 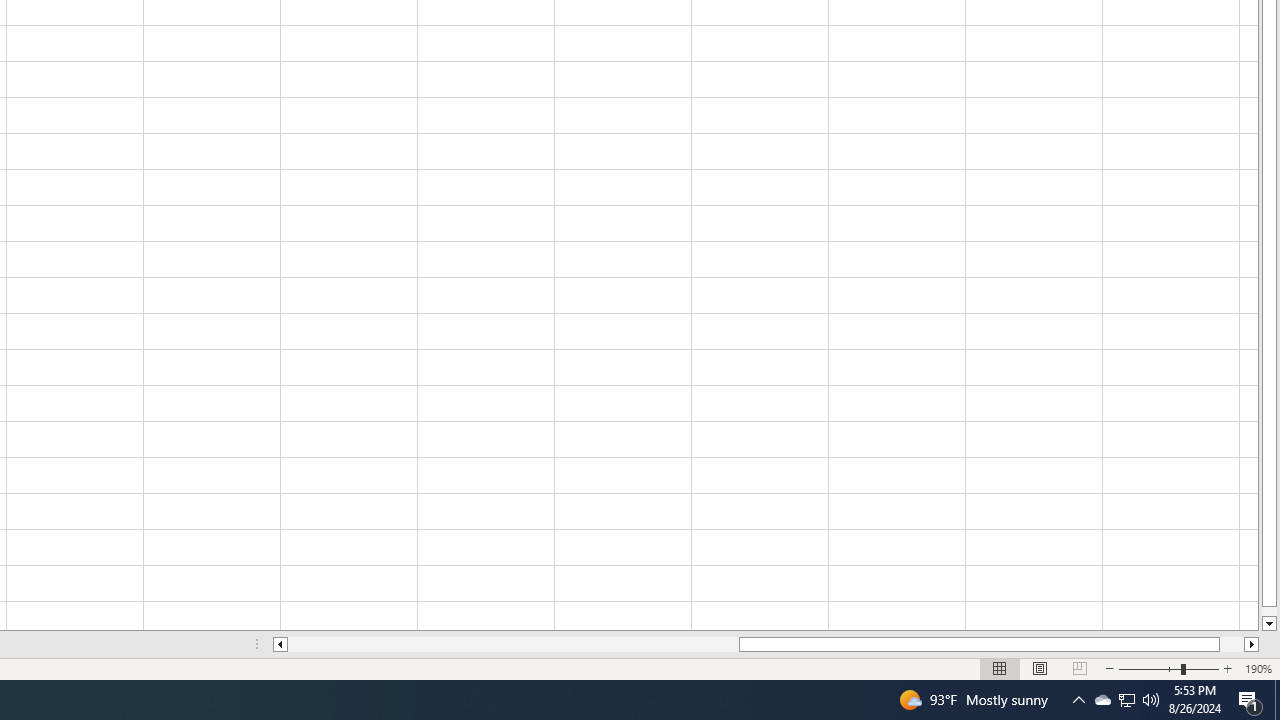 What do you see at coordinates (1268, 610) in the screenshot?
I see `'Page down'` at bounding box center [1268, 610].